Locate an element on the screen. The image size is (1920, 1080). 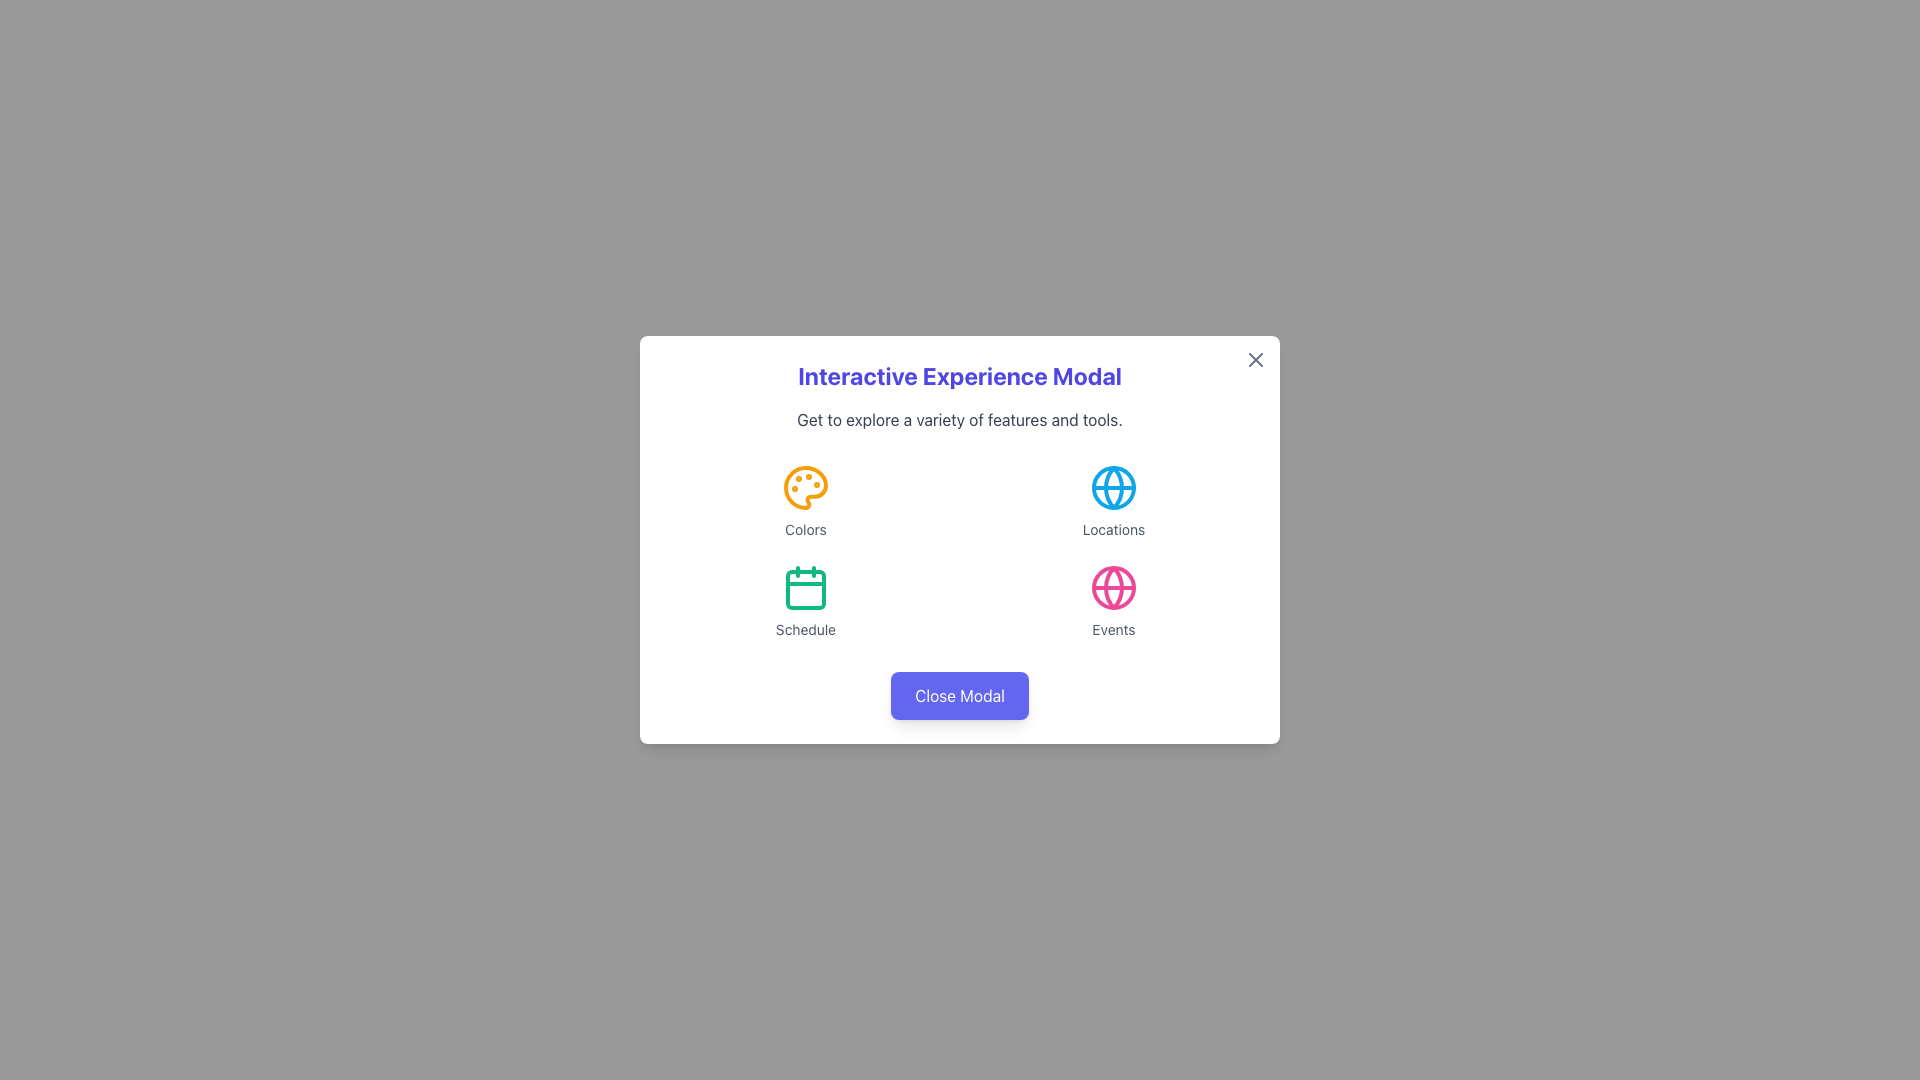
the 'Events' menu item located in the bottom right corner of the UI, which features a pink globe icon above the text label is located at coordinates (1112, 600).